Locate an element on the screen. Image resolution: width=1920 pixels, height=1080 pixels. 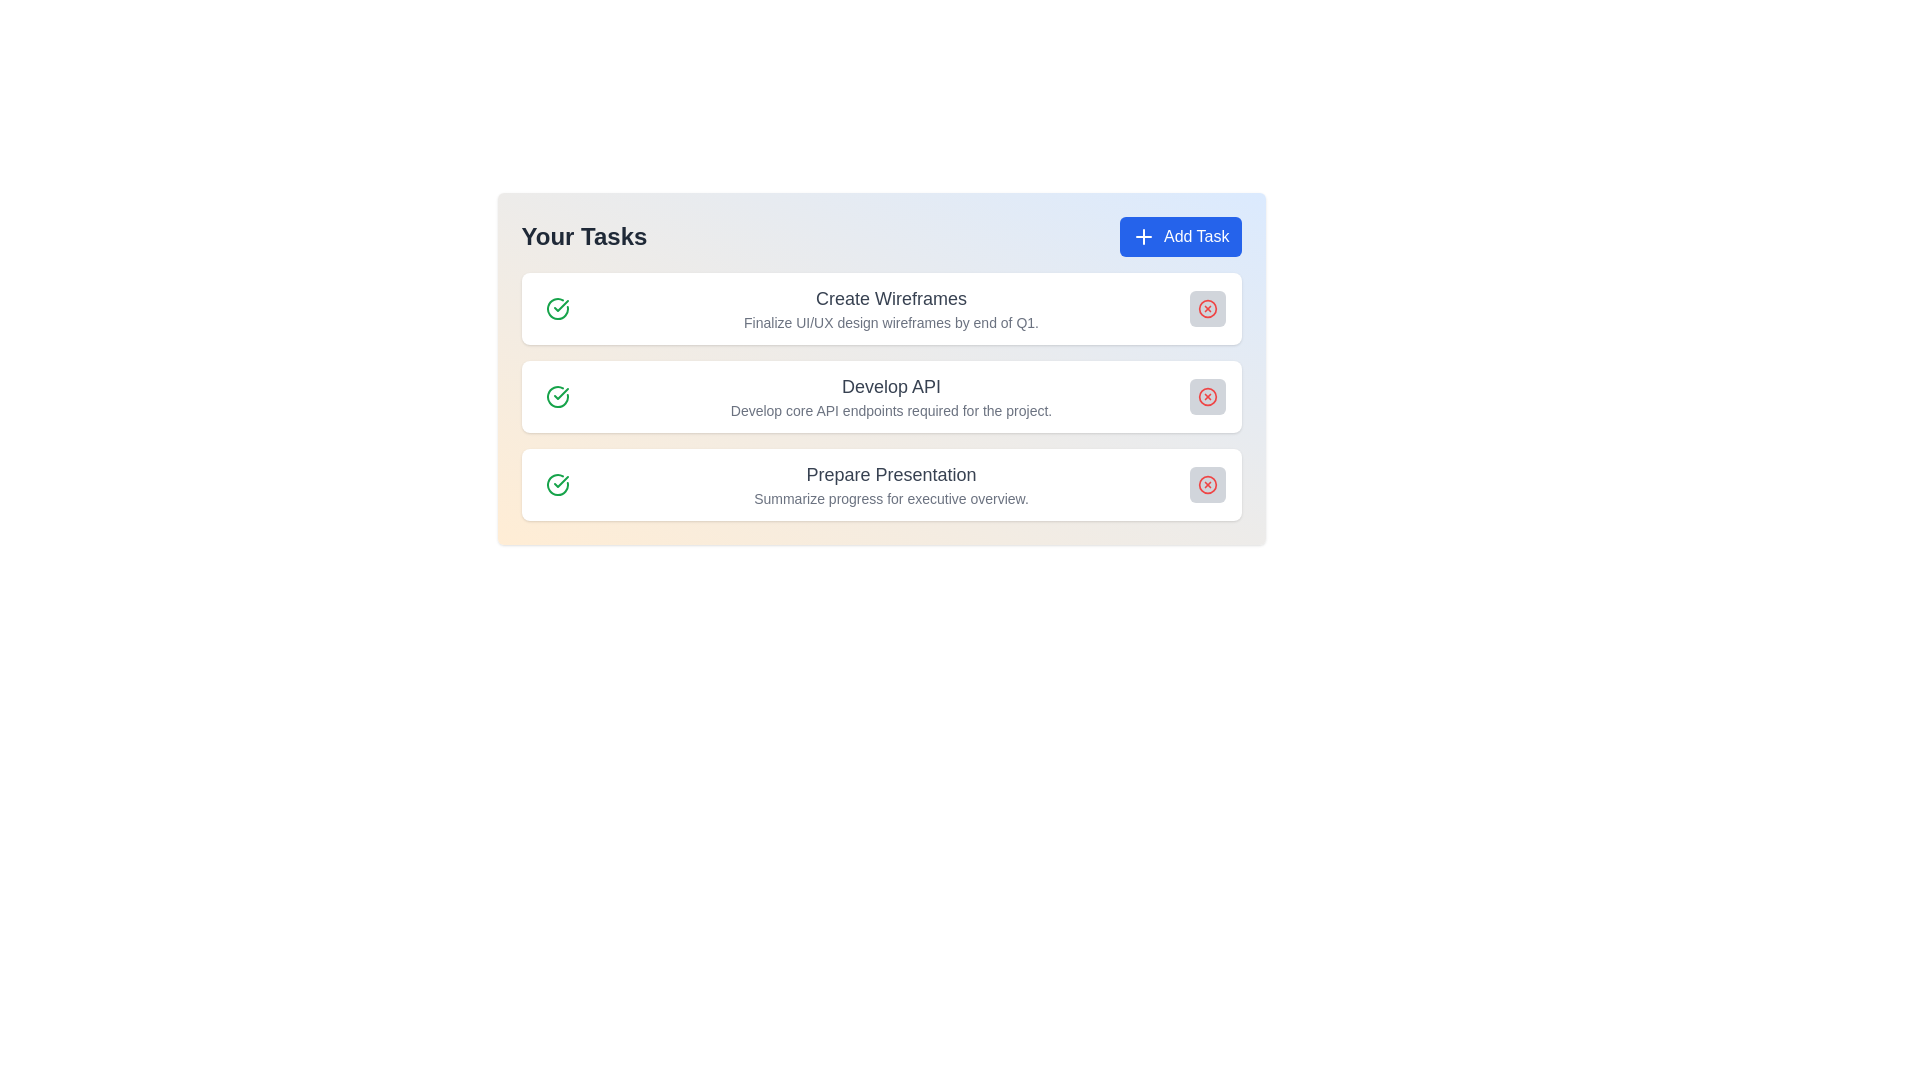
the button located at the far-right of the 'Prepare Presentation' task row is located at coordinates (1206, 485).